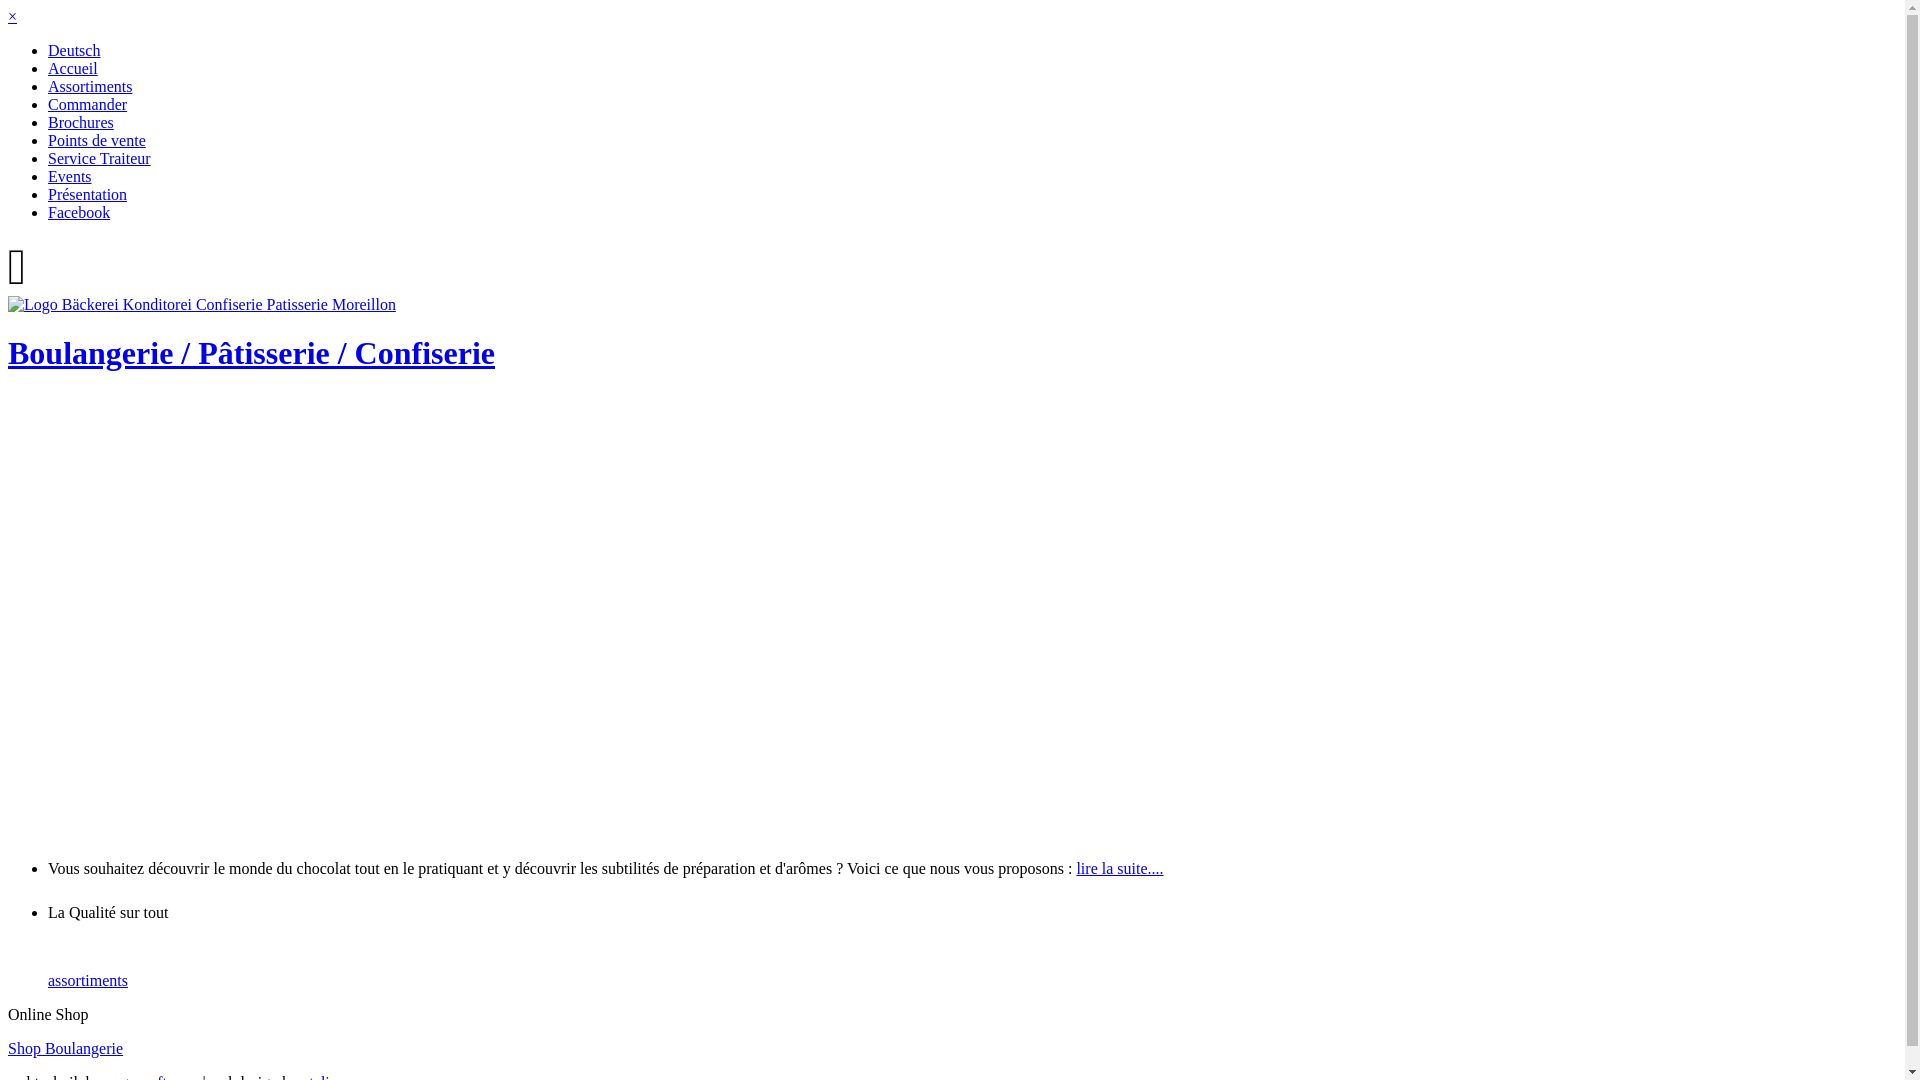  What do you see at coordinates (73, 49) in the screenshot?
I see `'Deutsch'` at bounding box center [73, 49].